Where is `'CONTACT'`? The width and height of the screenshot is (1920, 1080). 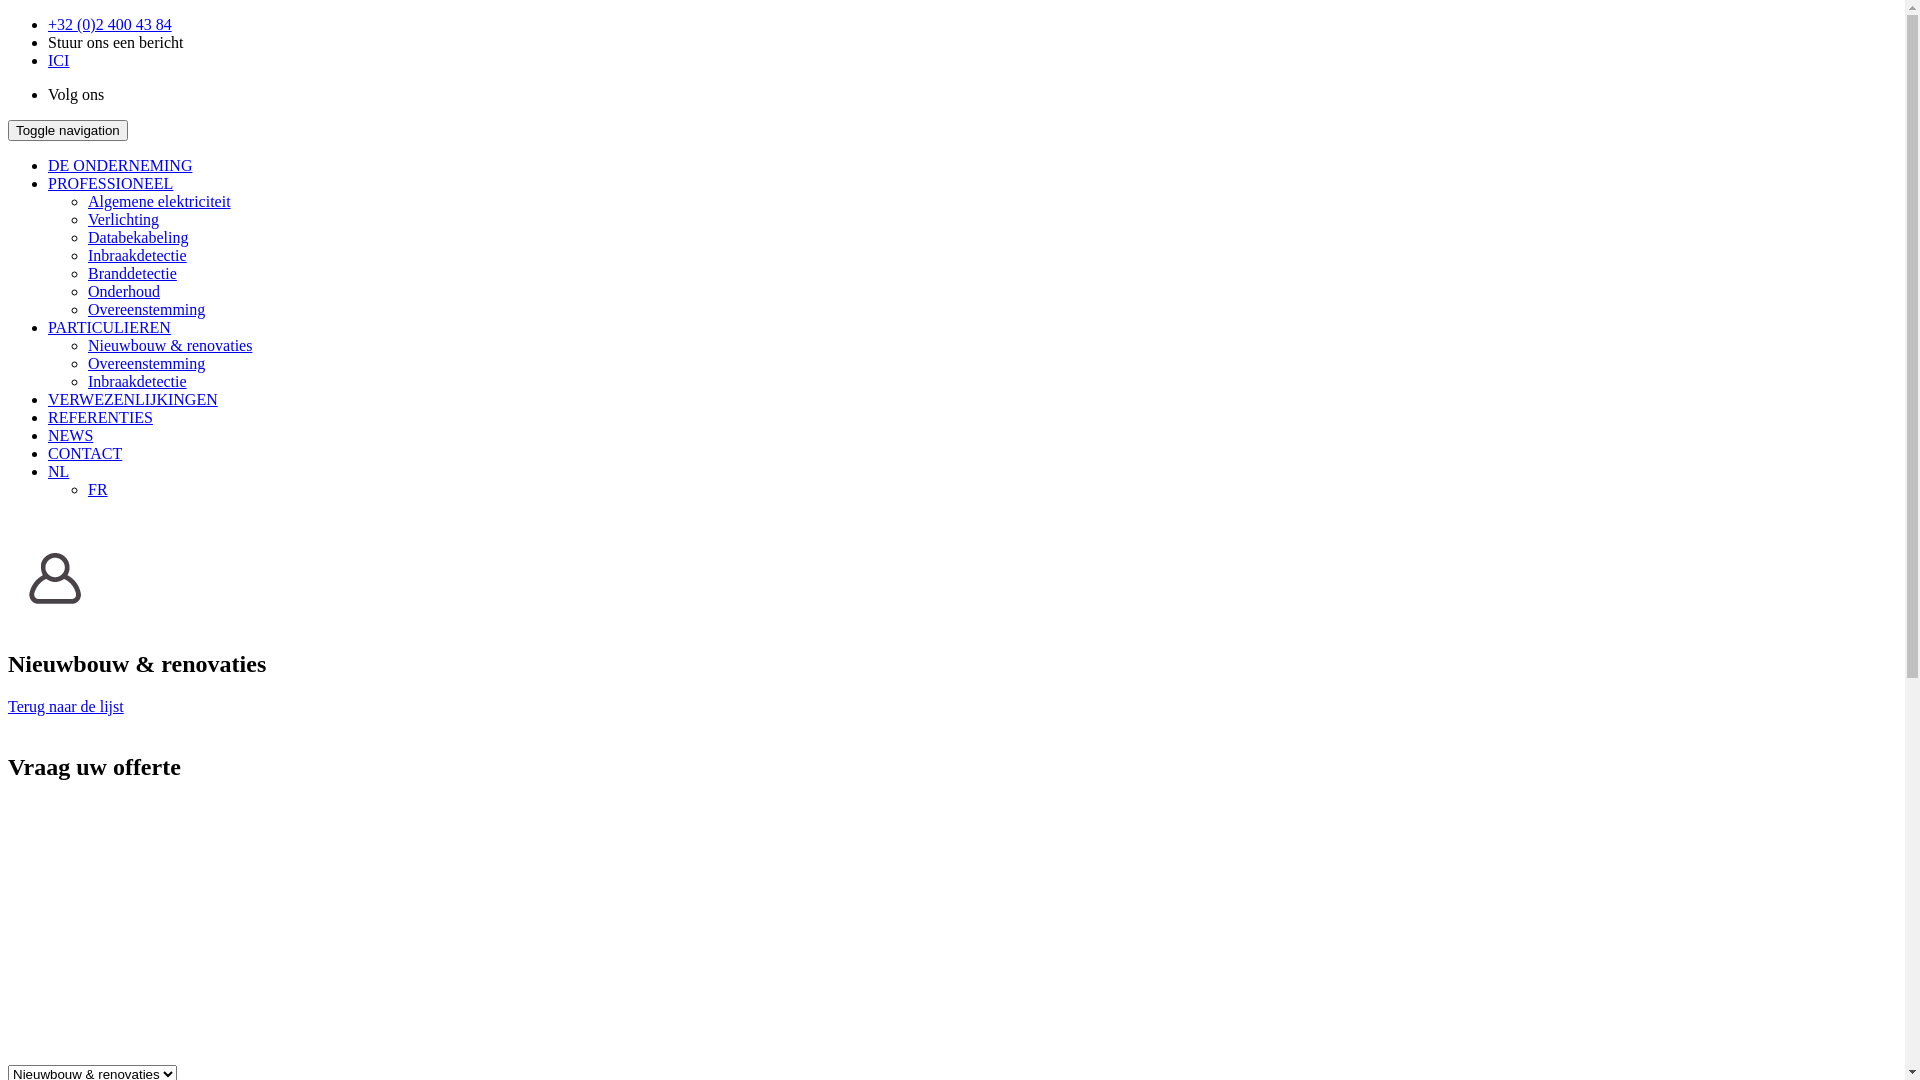 'CONTACT' is located at coordinates (48, 453).